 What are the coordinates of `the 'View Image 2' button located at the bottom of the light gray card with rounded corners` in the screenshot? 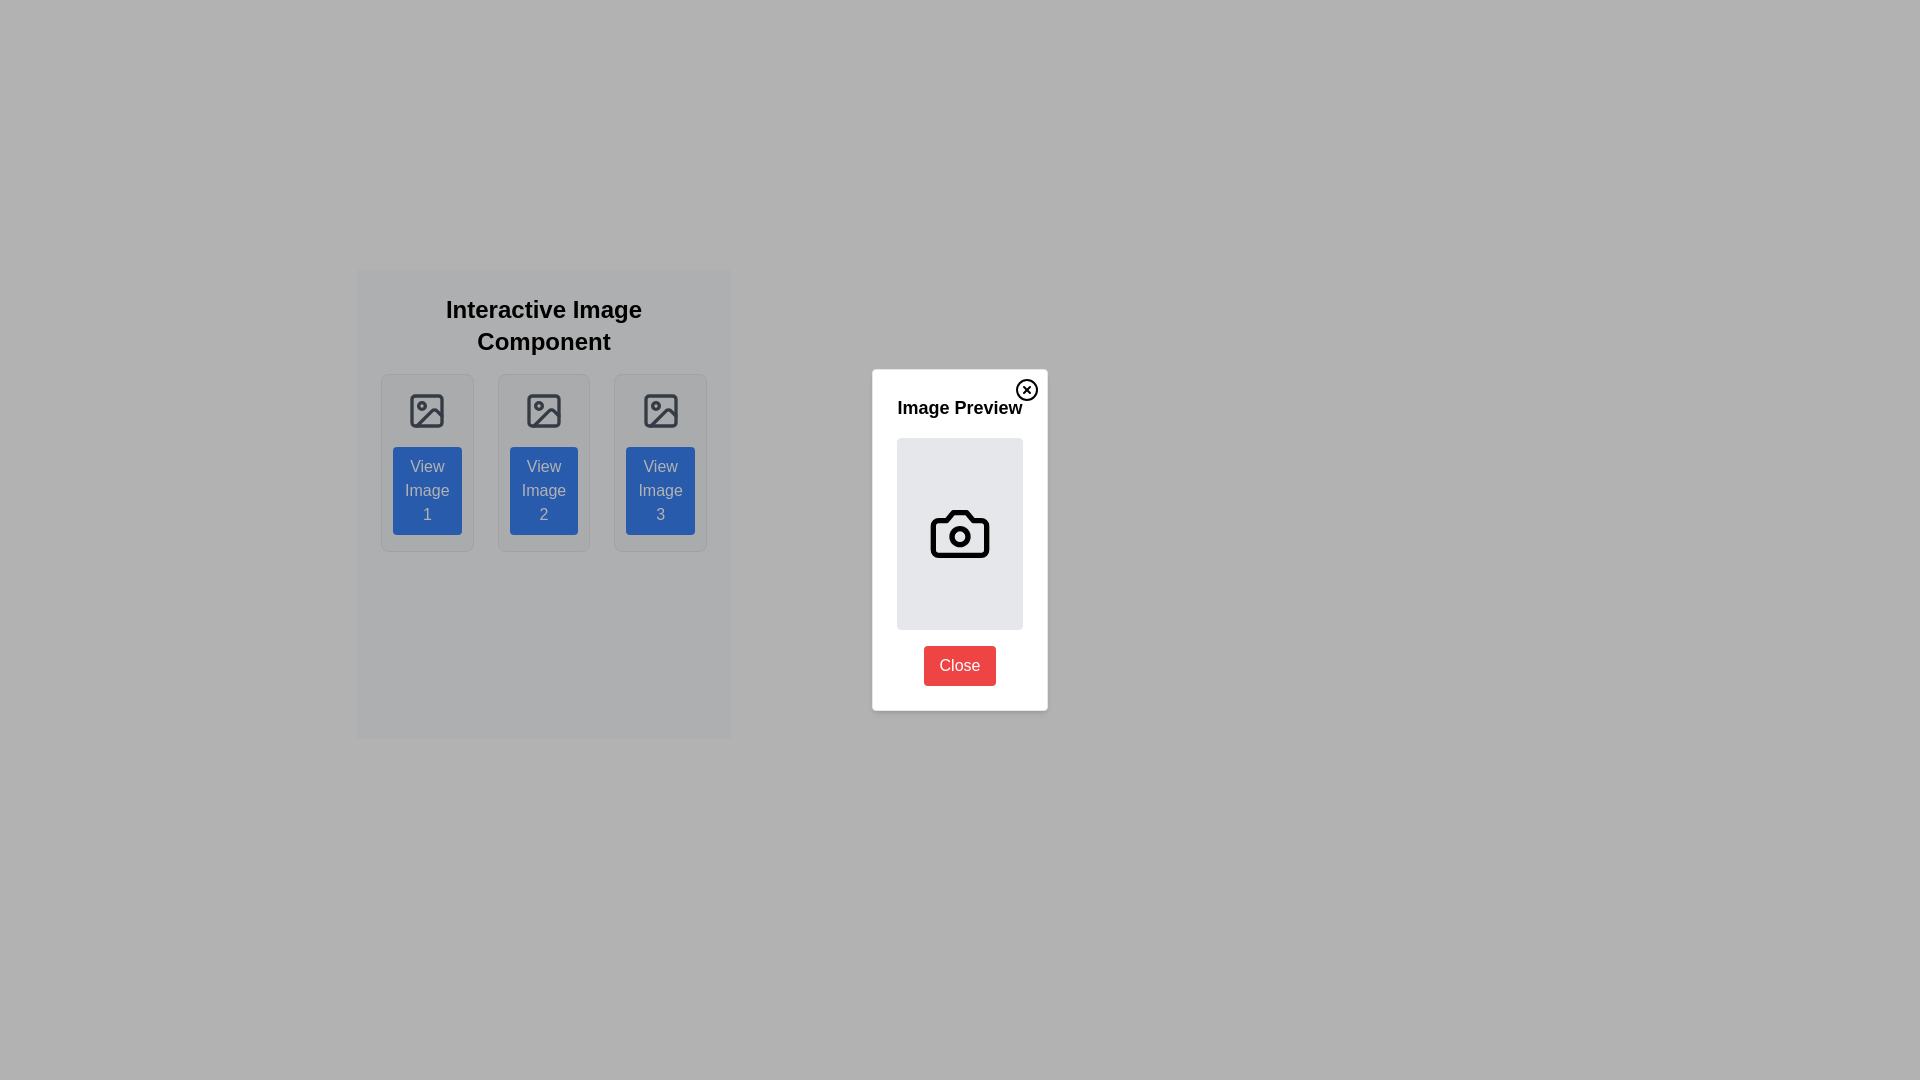 It's located at (543, 462).